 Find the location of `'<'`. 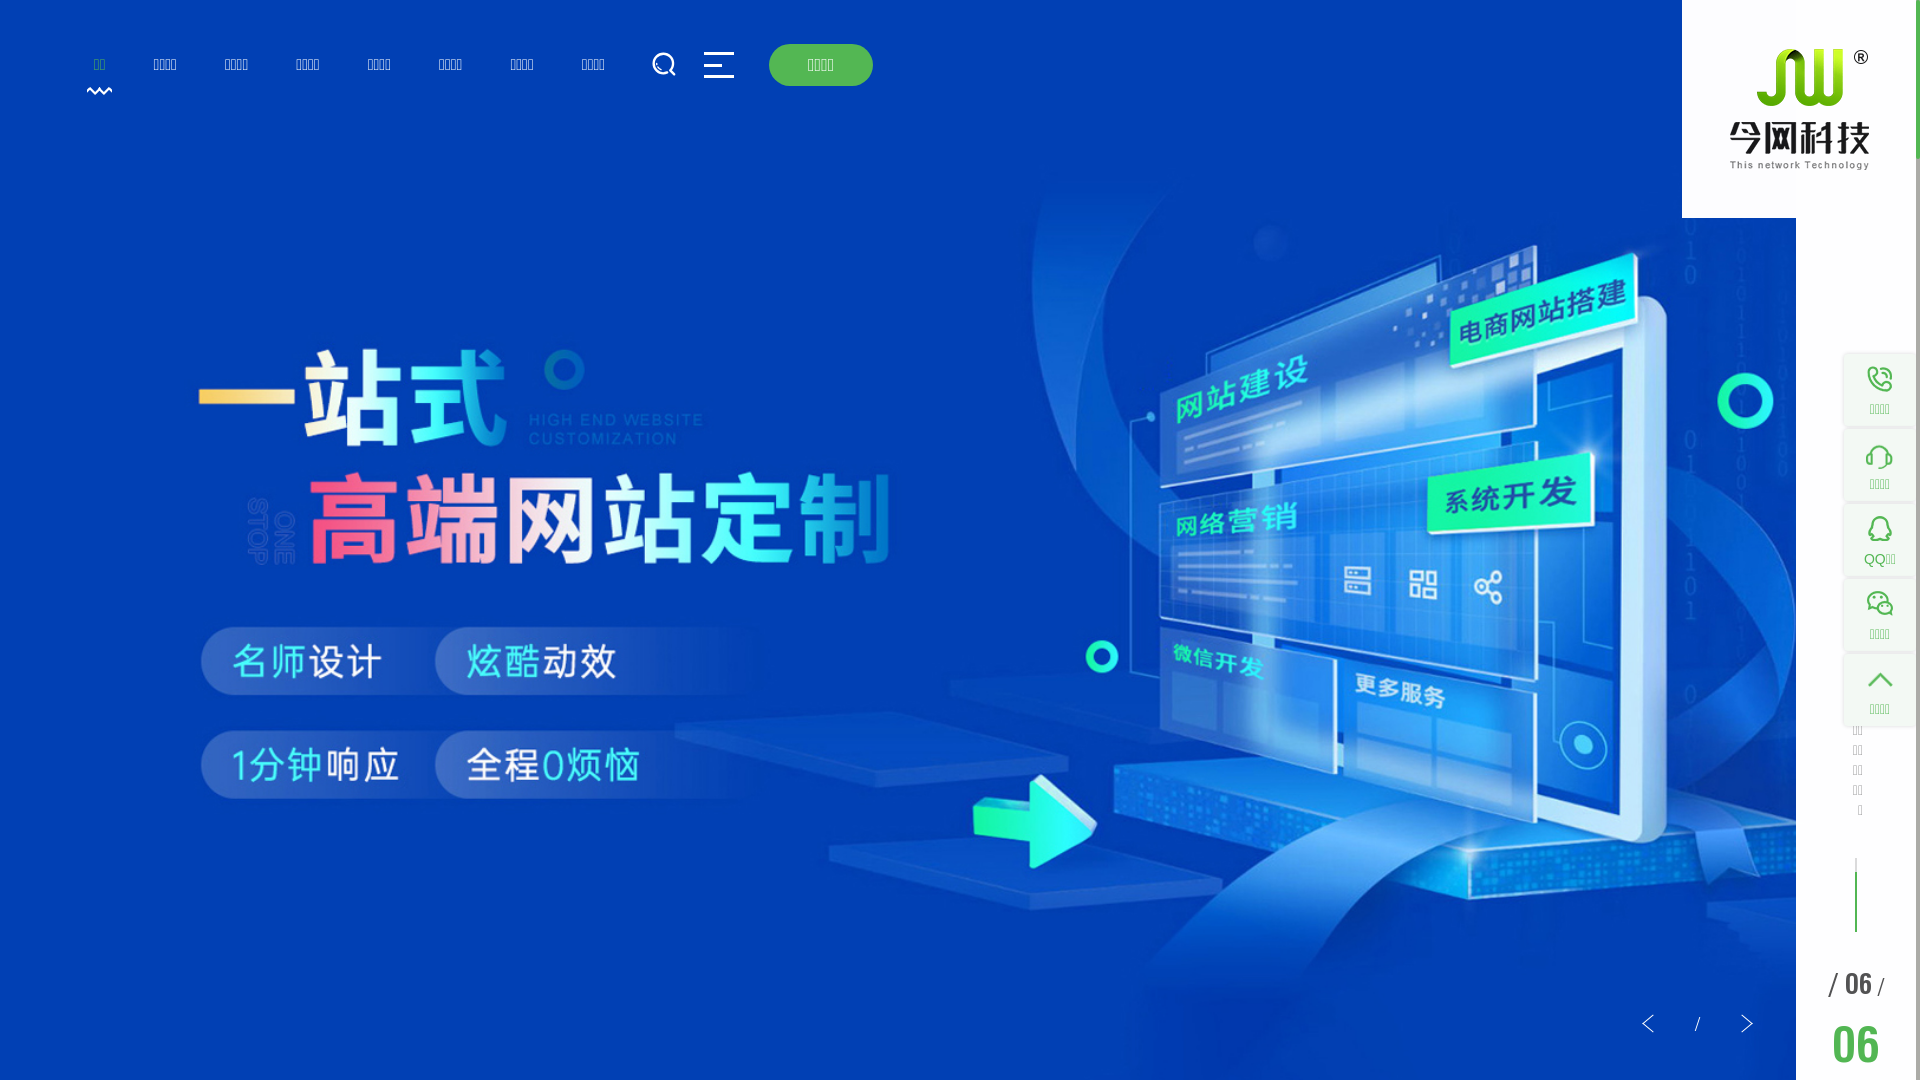

'<' is located at coordinates (1649, 1023).